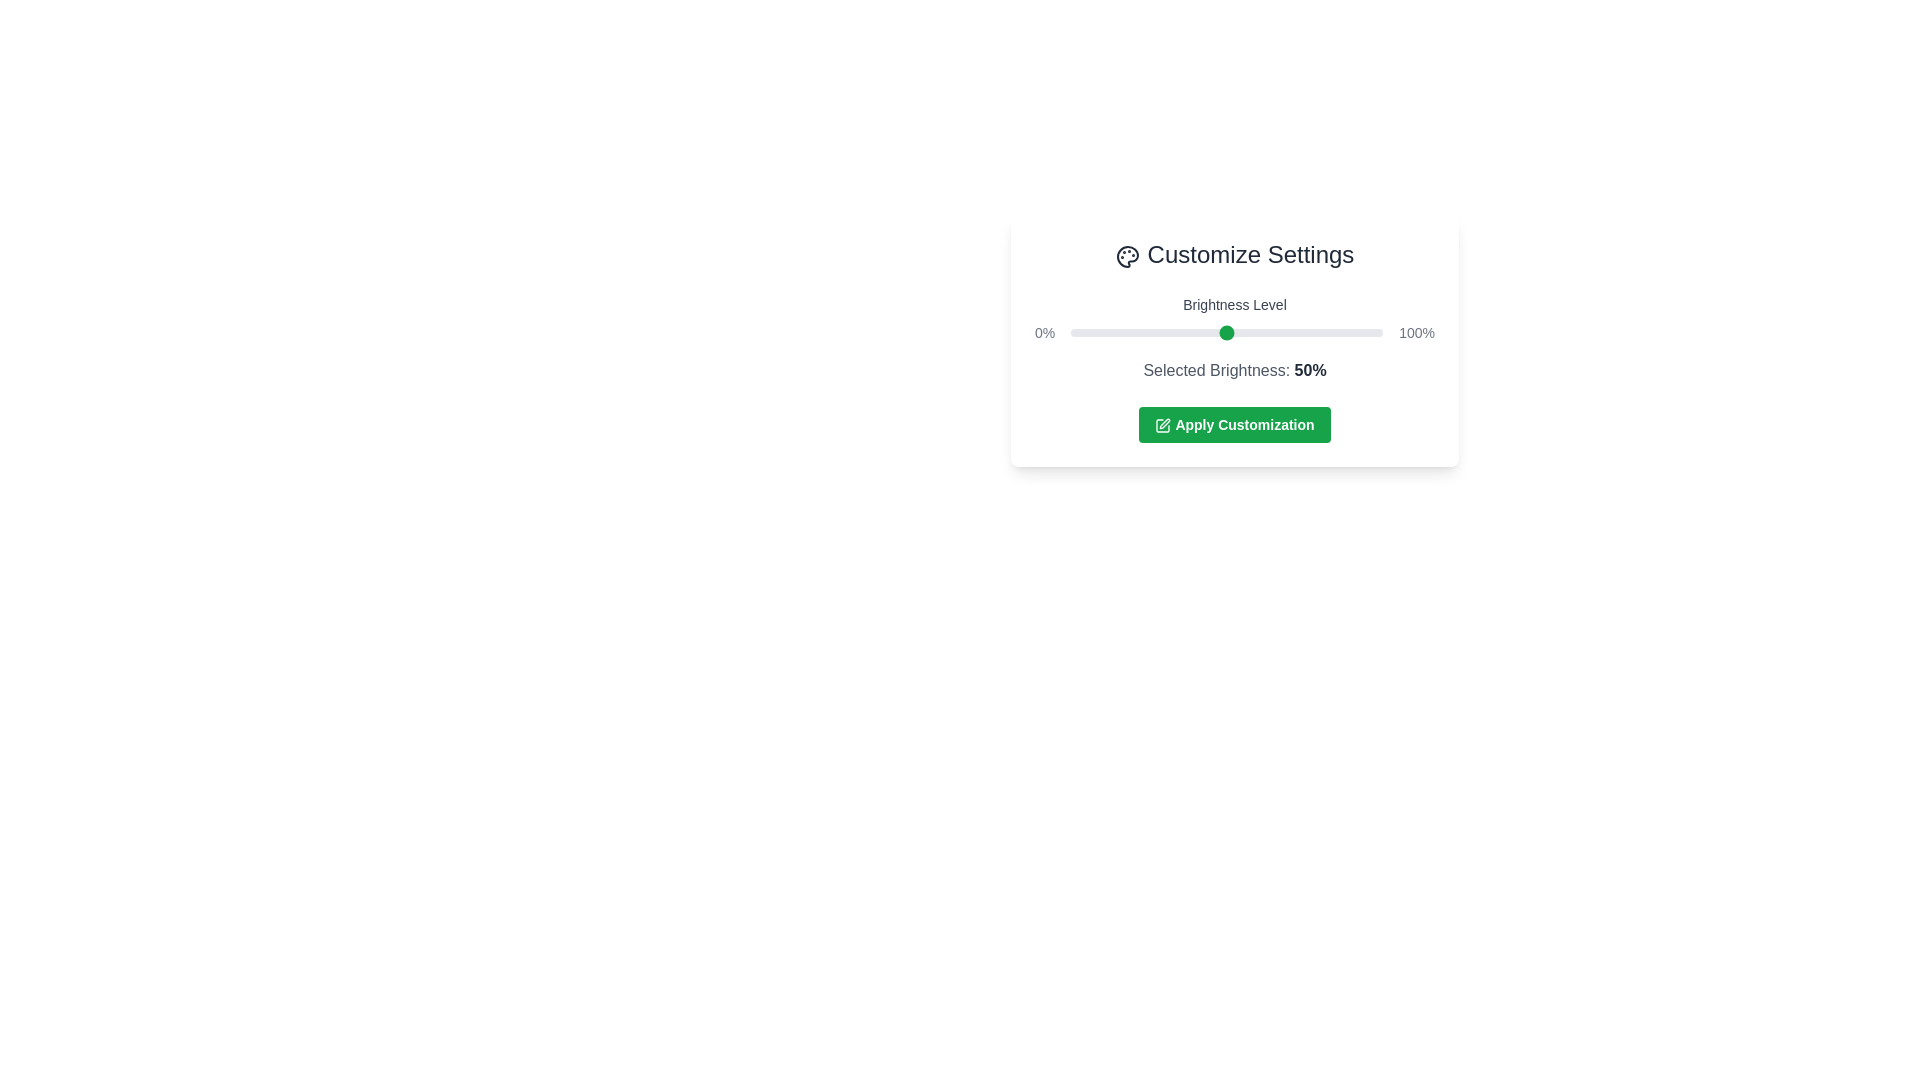 The height and width of the screenshot is (1080, 1920). Describe the element at coordinates (1235, 331) in the screenshot. I see `brightness level` at that location.